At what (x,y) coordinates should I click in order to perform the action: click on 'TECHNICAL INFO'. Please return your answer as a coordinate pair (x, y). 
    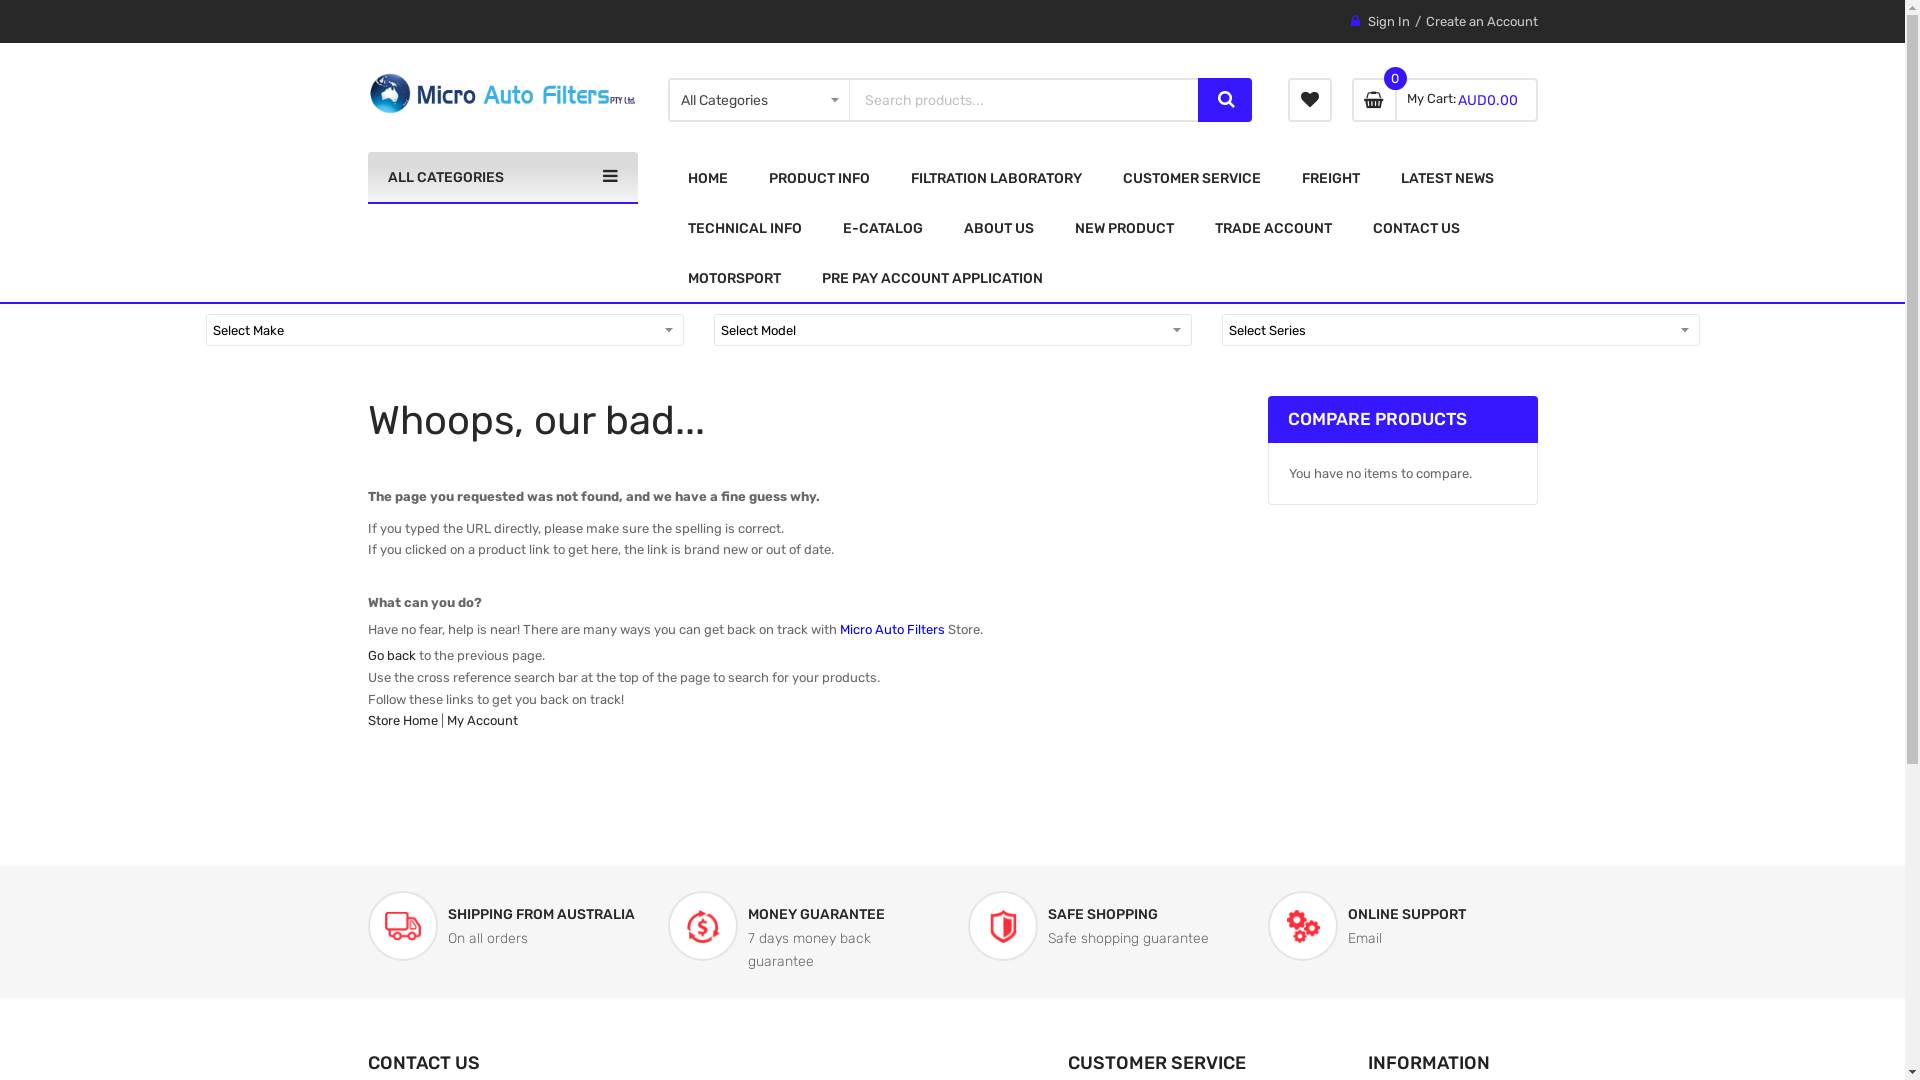
    Looking at the image, I should click on (667, 226).